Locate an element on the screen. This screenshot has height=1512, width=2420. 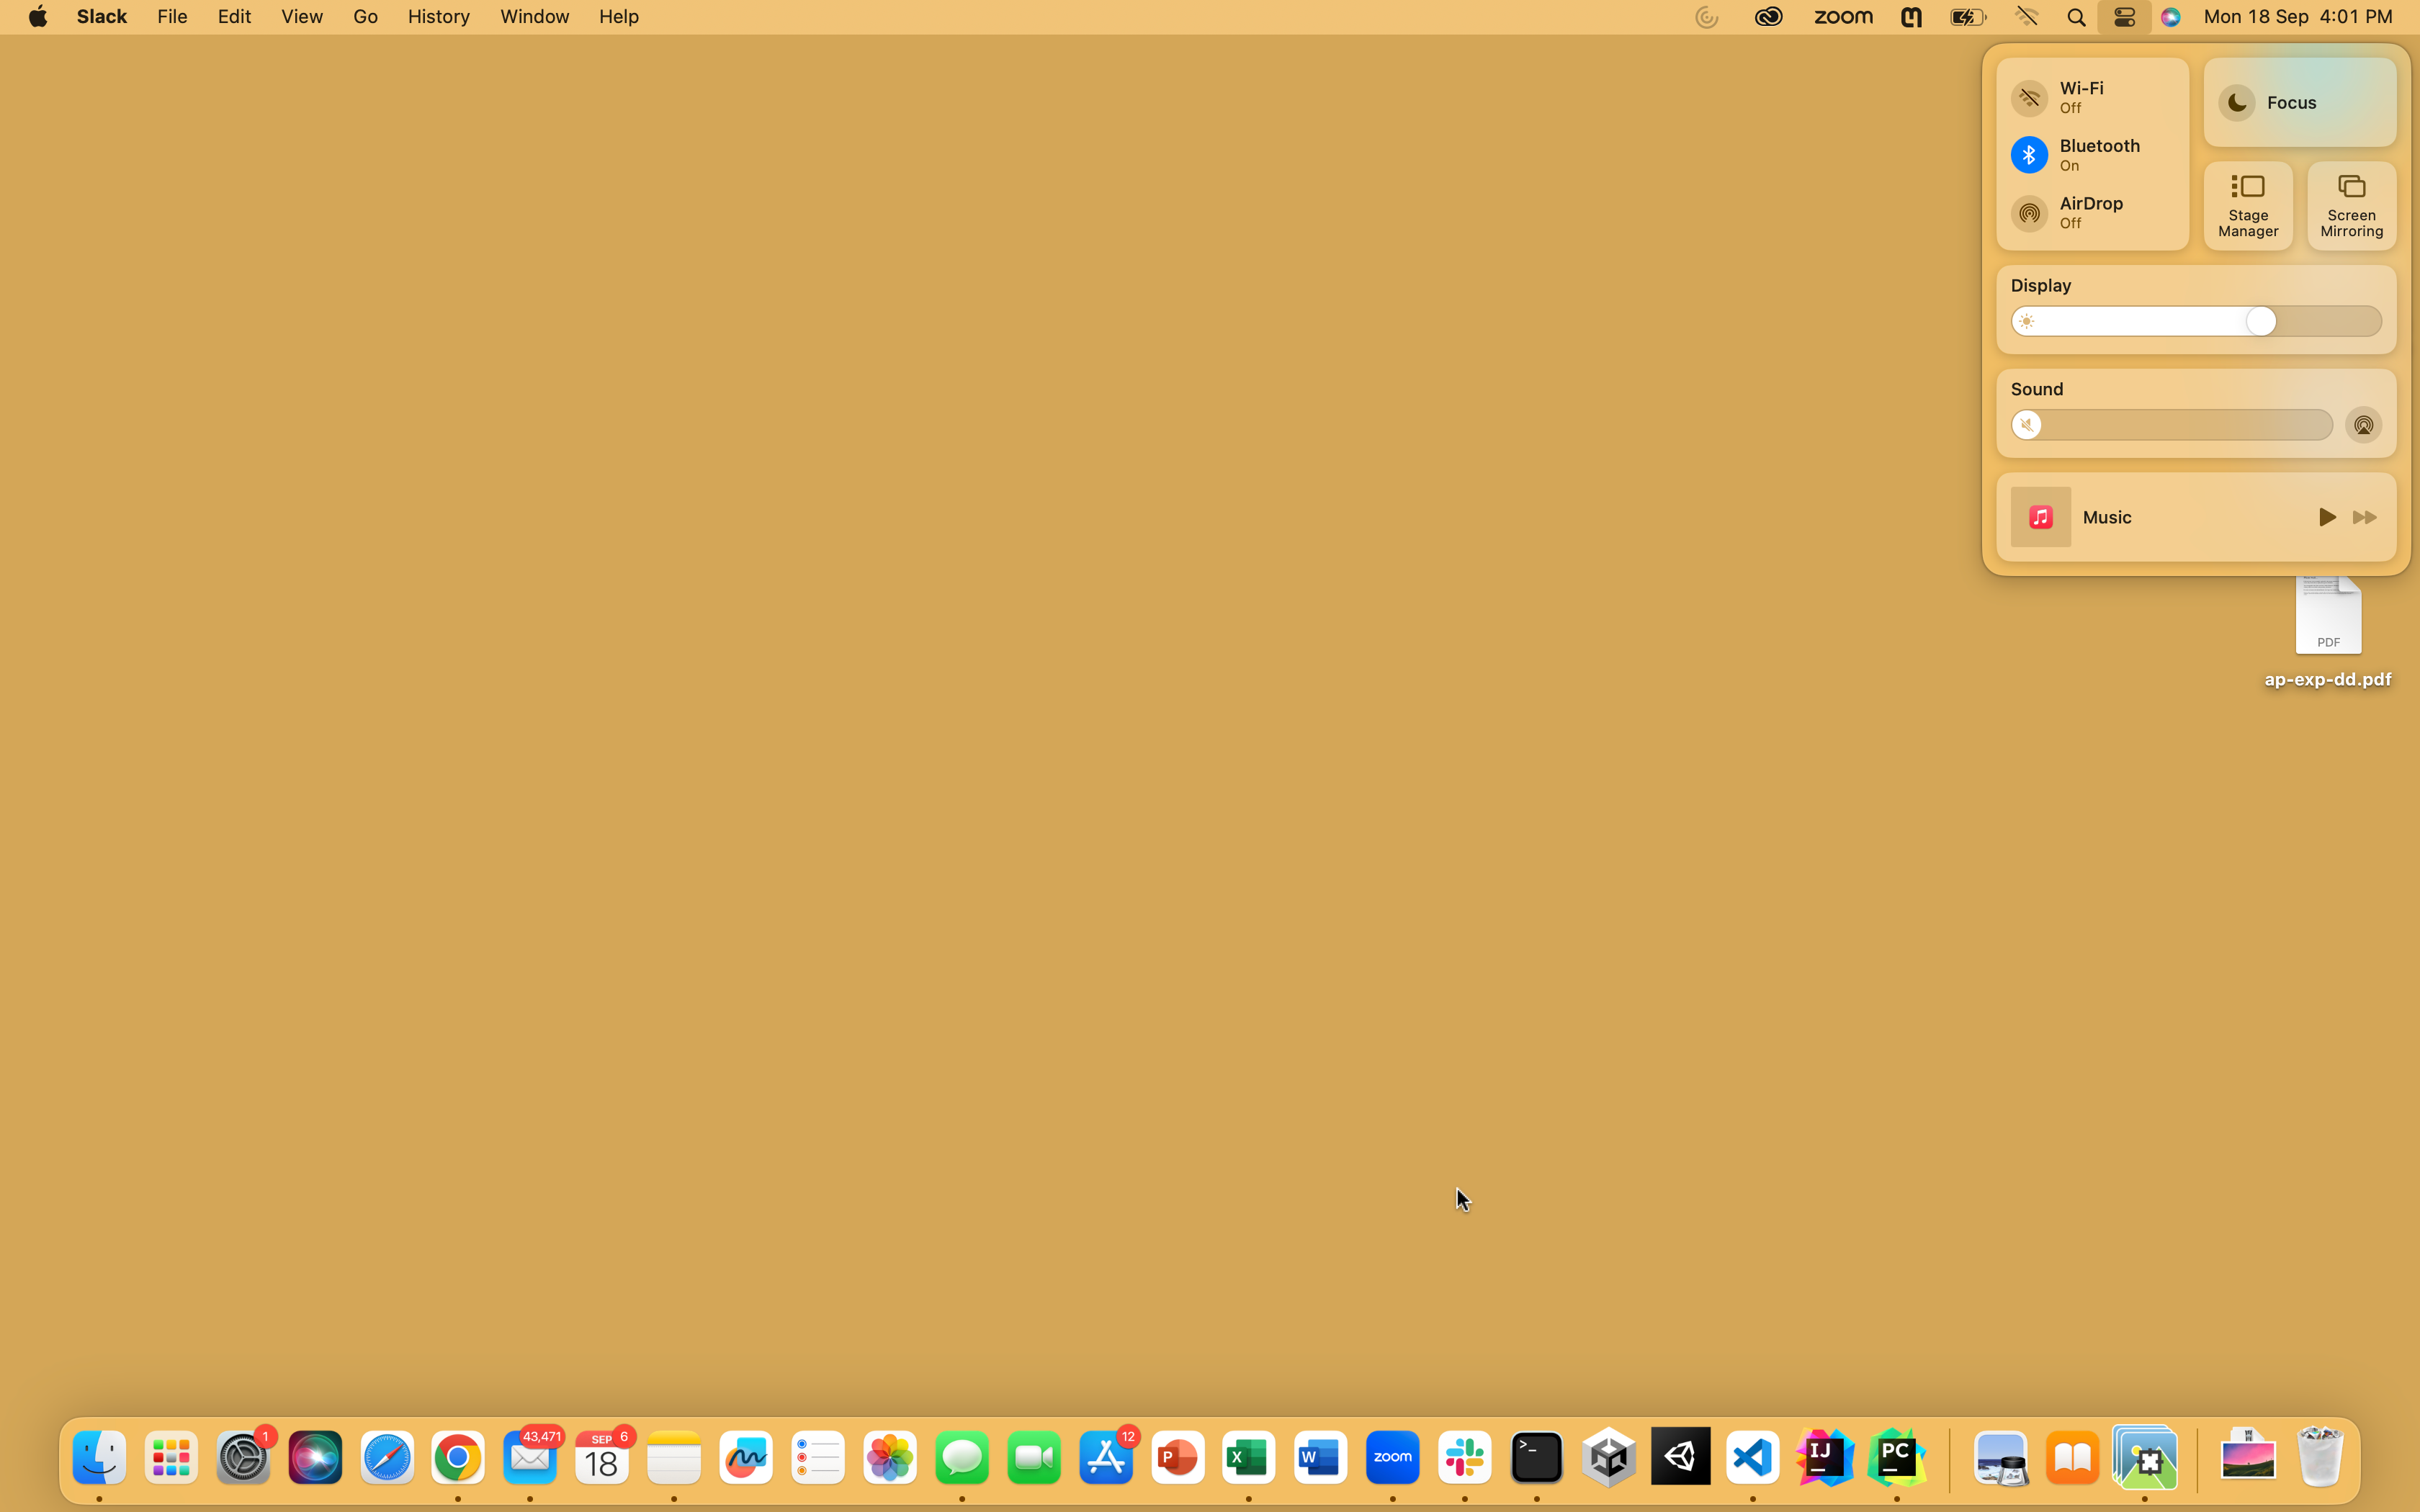
Cease the currently playing audio is located at coordinates (2323, 515).